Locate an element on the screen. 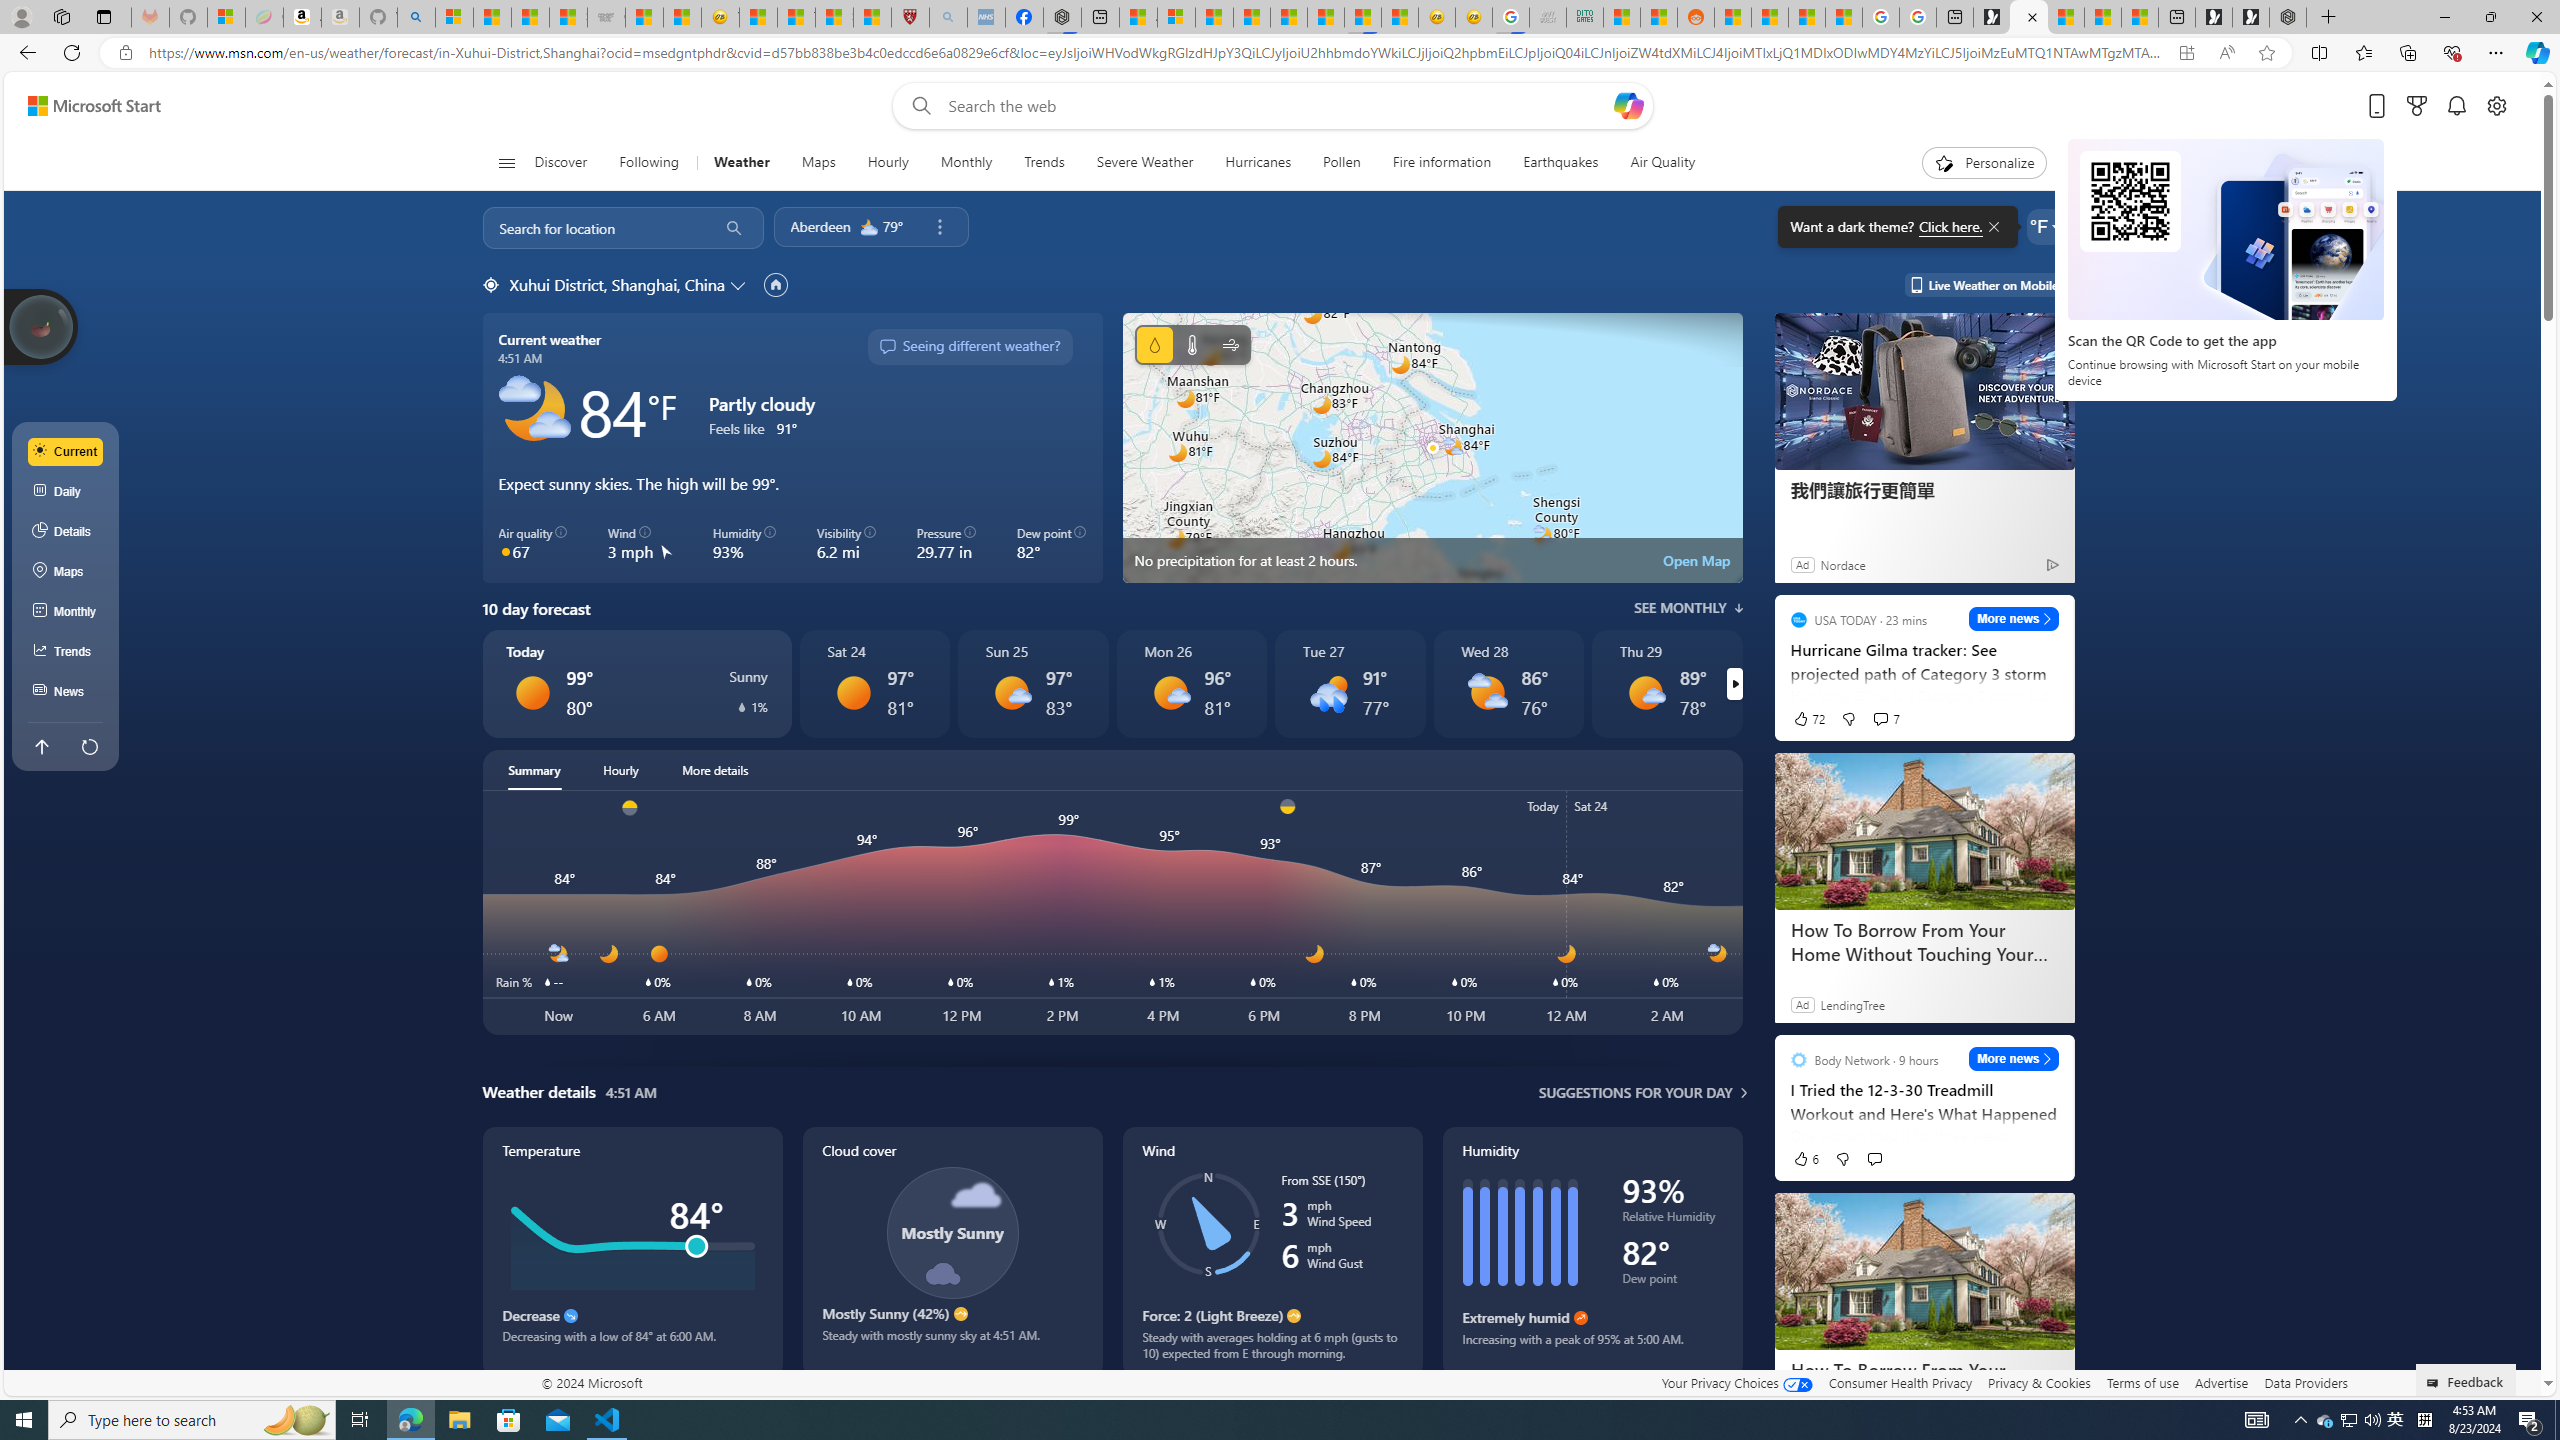  'Class: aqiColorCycle-DS-EntryPoint1-1' is located at coordinates (505, 551).